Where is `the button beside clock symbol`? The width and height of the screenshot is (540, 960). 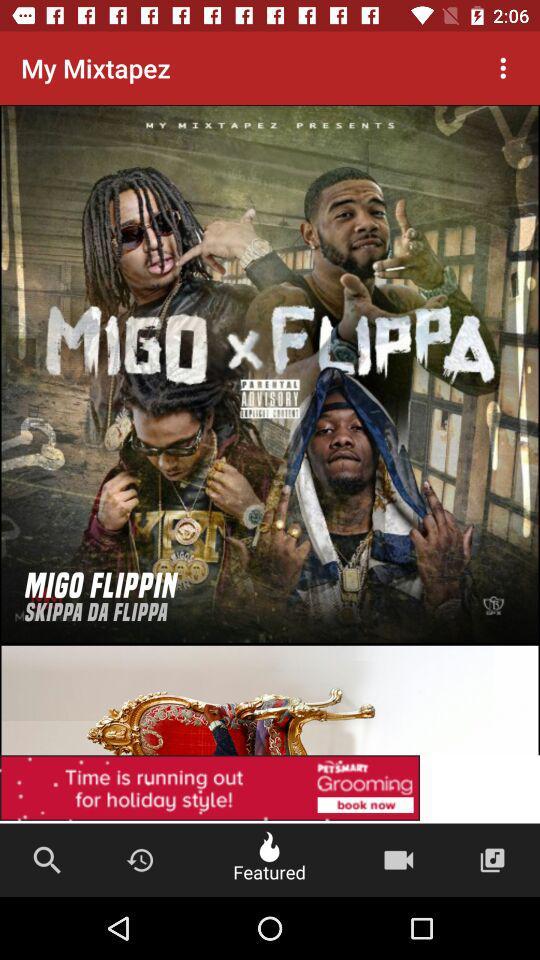
the button beside clock symbol is located at coordinates (270, 859).